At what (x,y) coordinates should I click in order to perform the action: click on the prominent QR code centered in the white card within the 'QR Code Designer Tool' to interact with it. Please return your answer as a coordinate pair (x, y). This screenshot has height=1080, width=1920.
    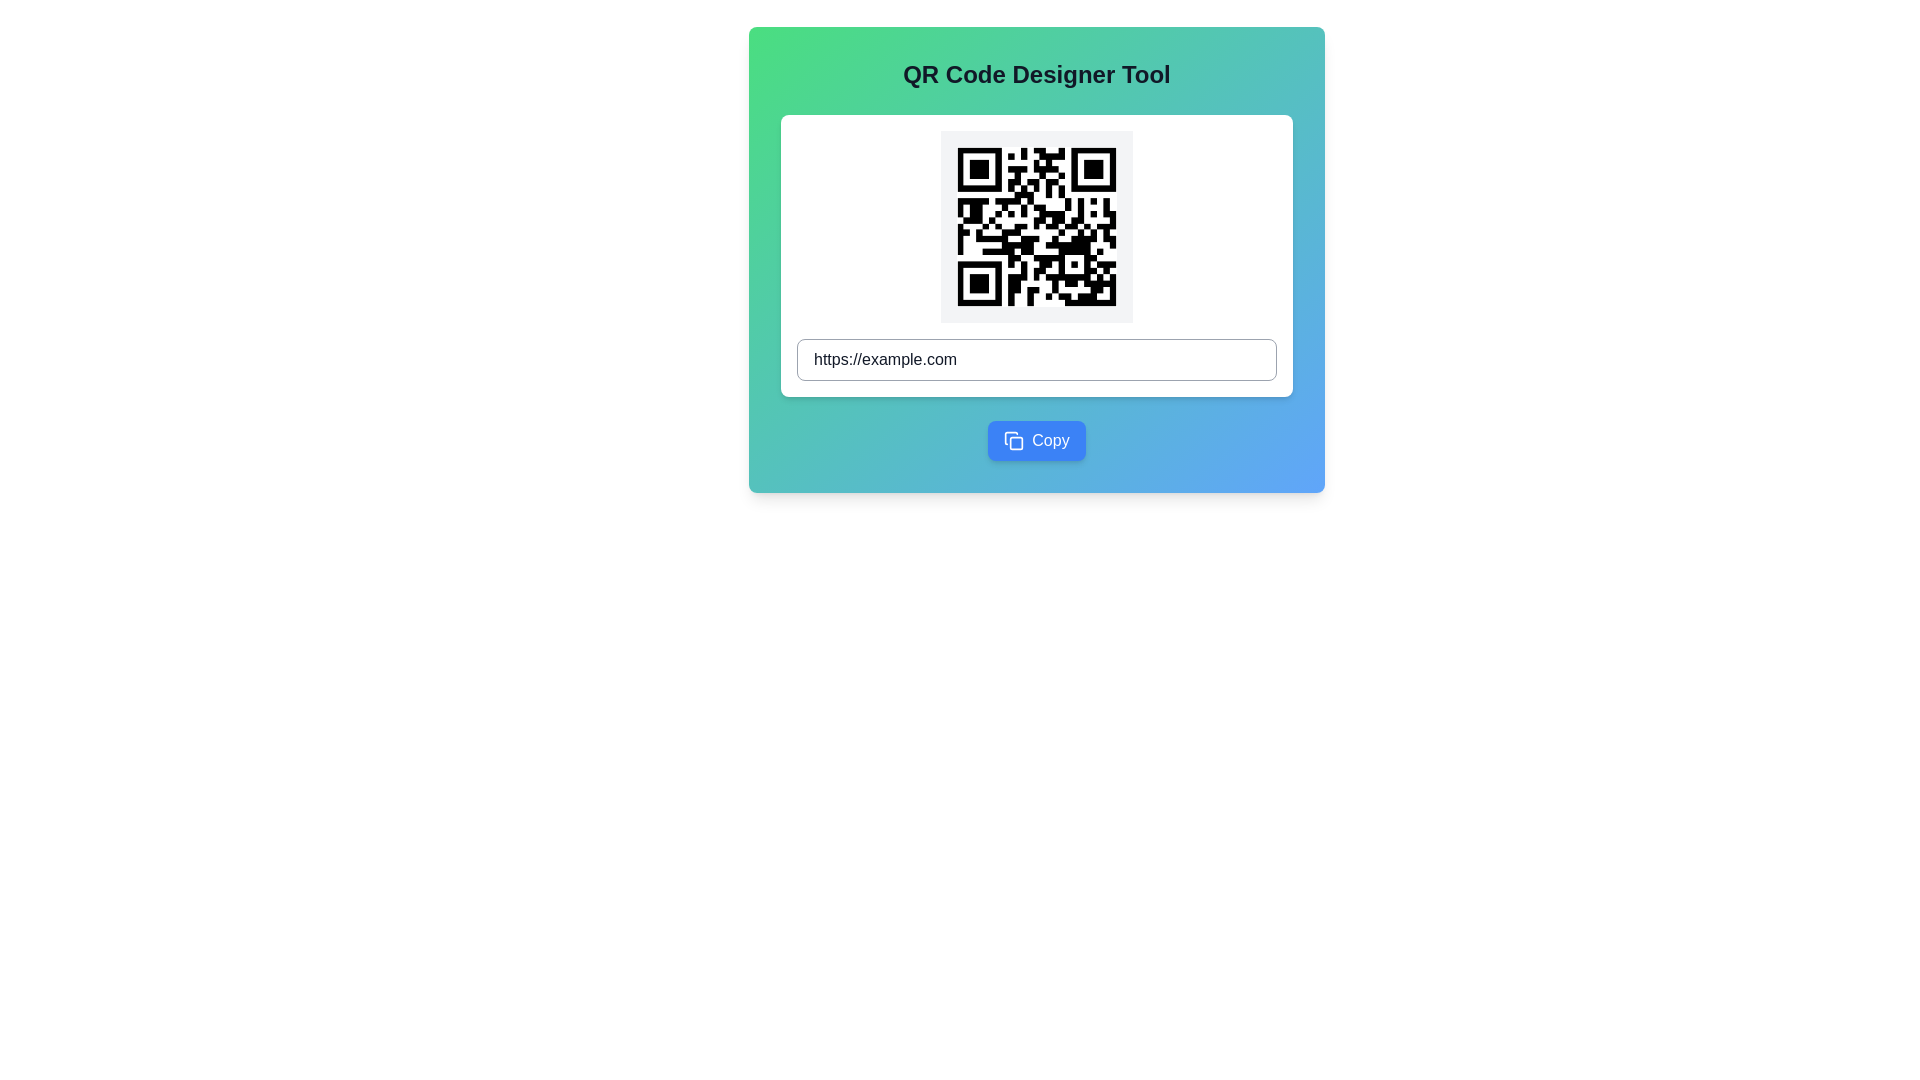
    Looking at the image, I should click on (1036, 254).